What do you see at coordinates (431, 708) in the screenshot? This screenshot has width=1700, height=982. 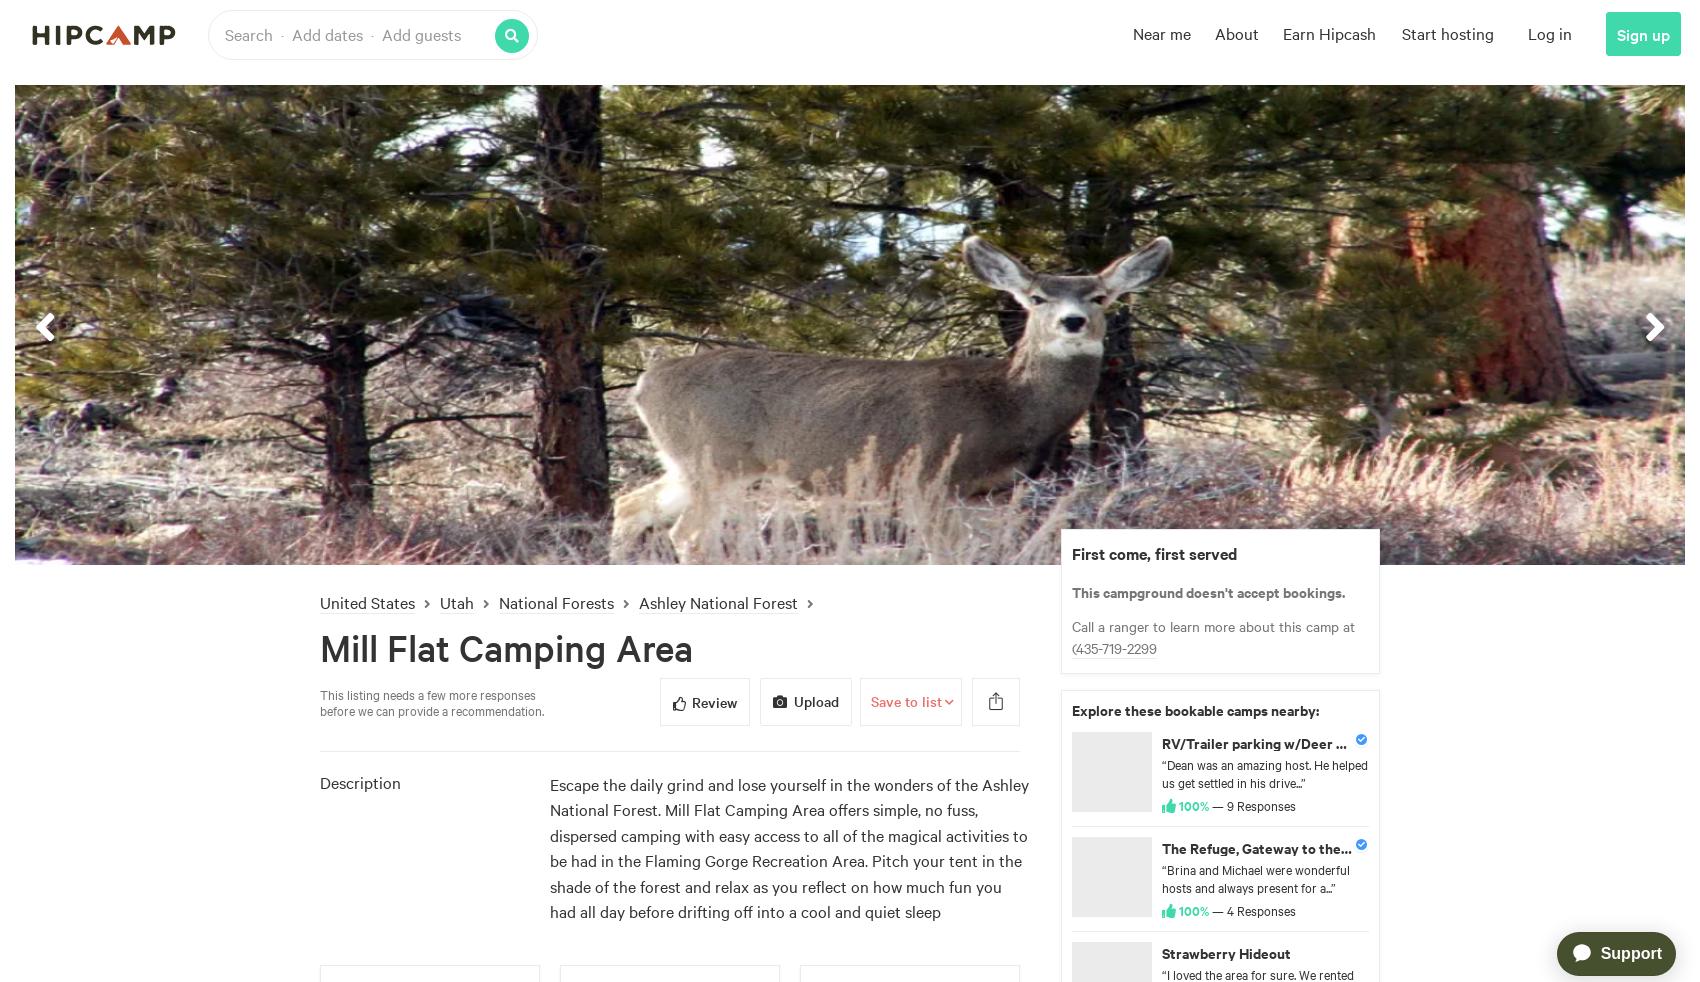 I see `'before
we can provide a recommendation.'` at bounding box center [431, 708].